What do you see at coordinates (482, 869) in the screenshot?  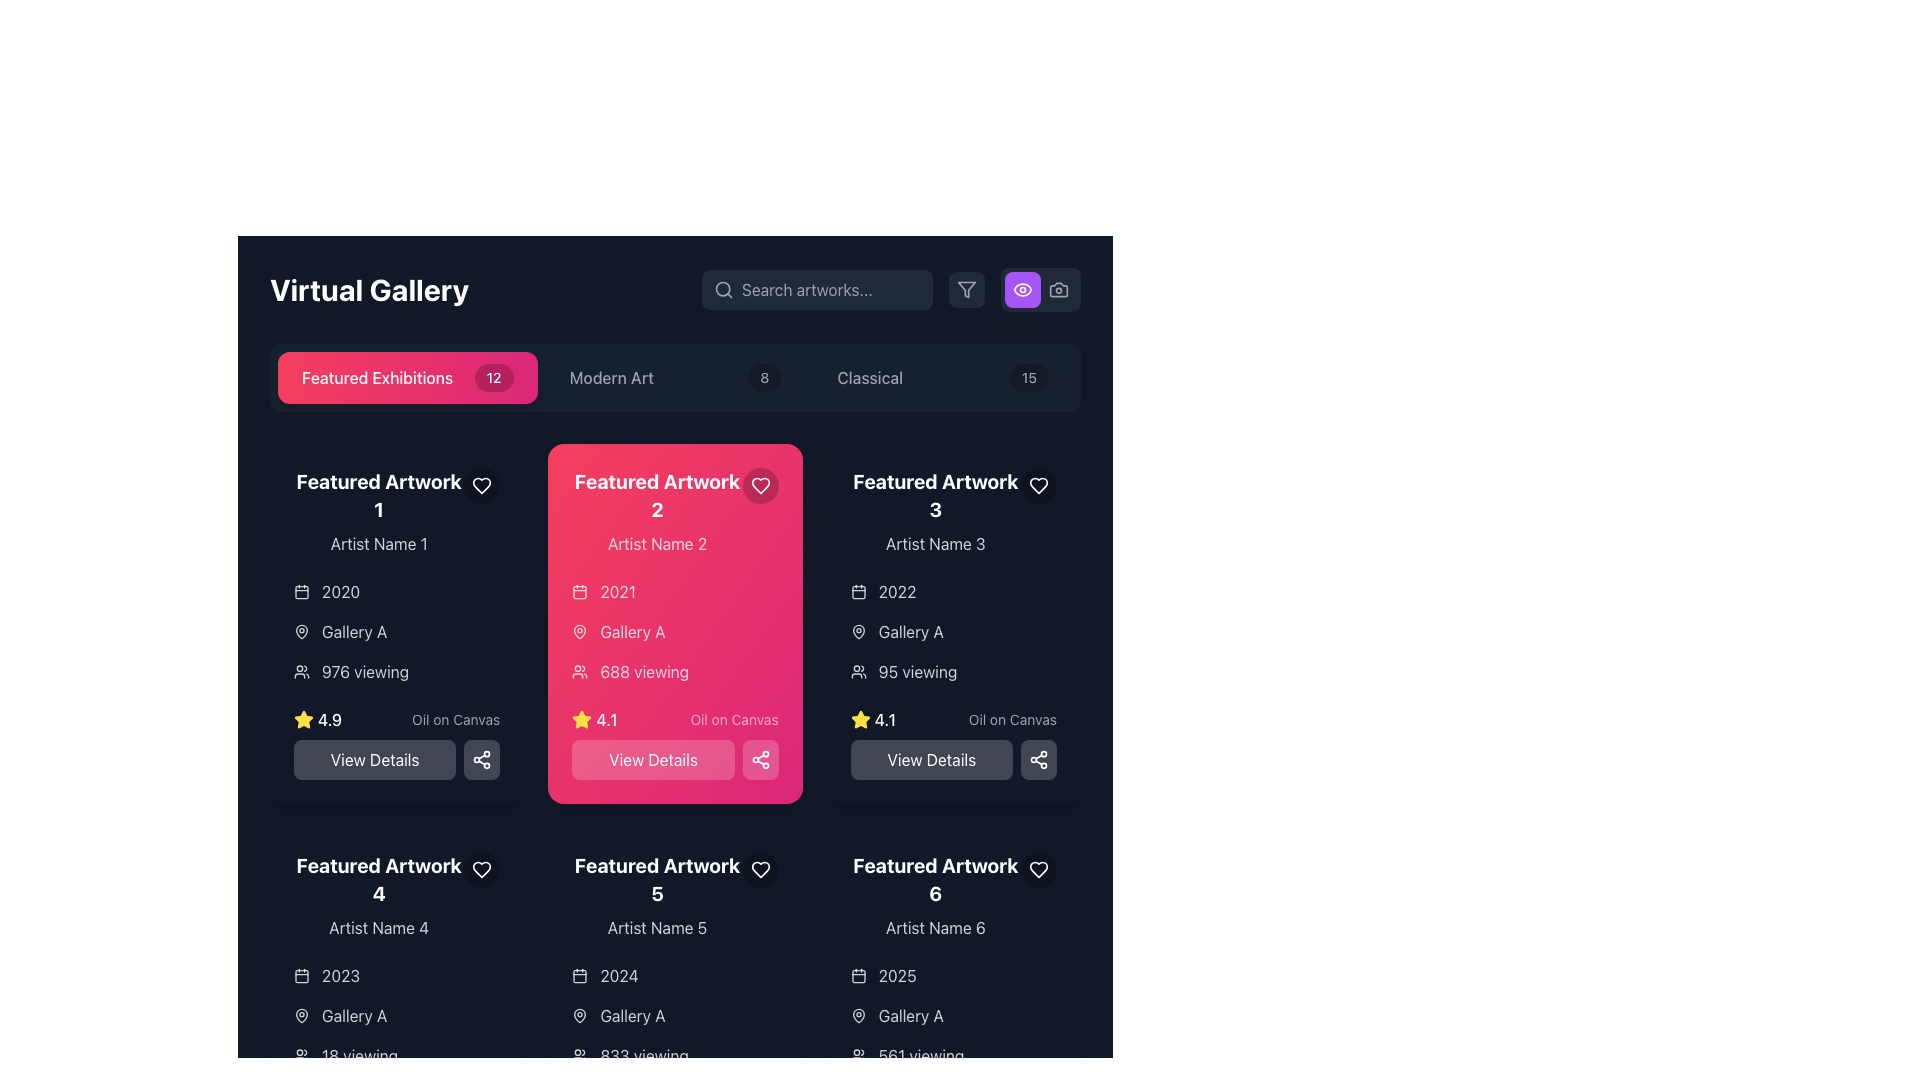 I see `the small white heart icon outlined with a black background in the top-right corner of the 'Featured Artwork 4' card` at bounding box center [482, 869].